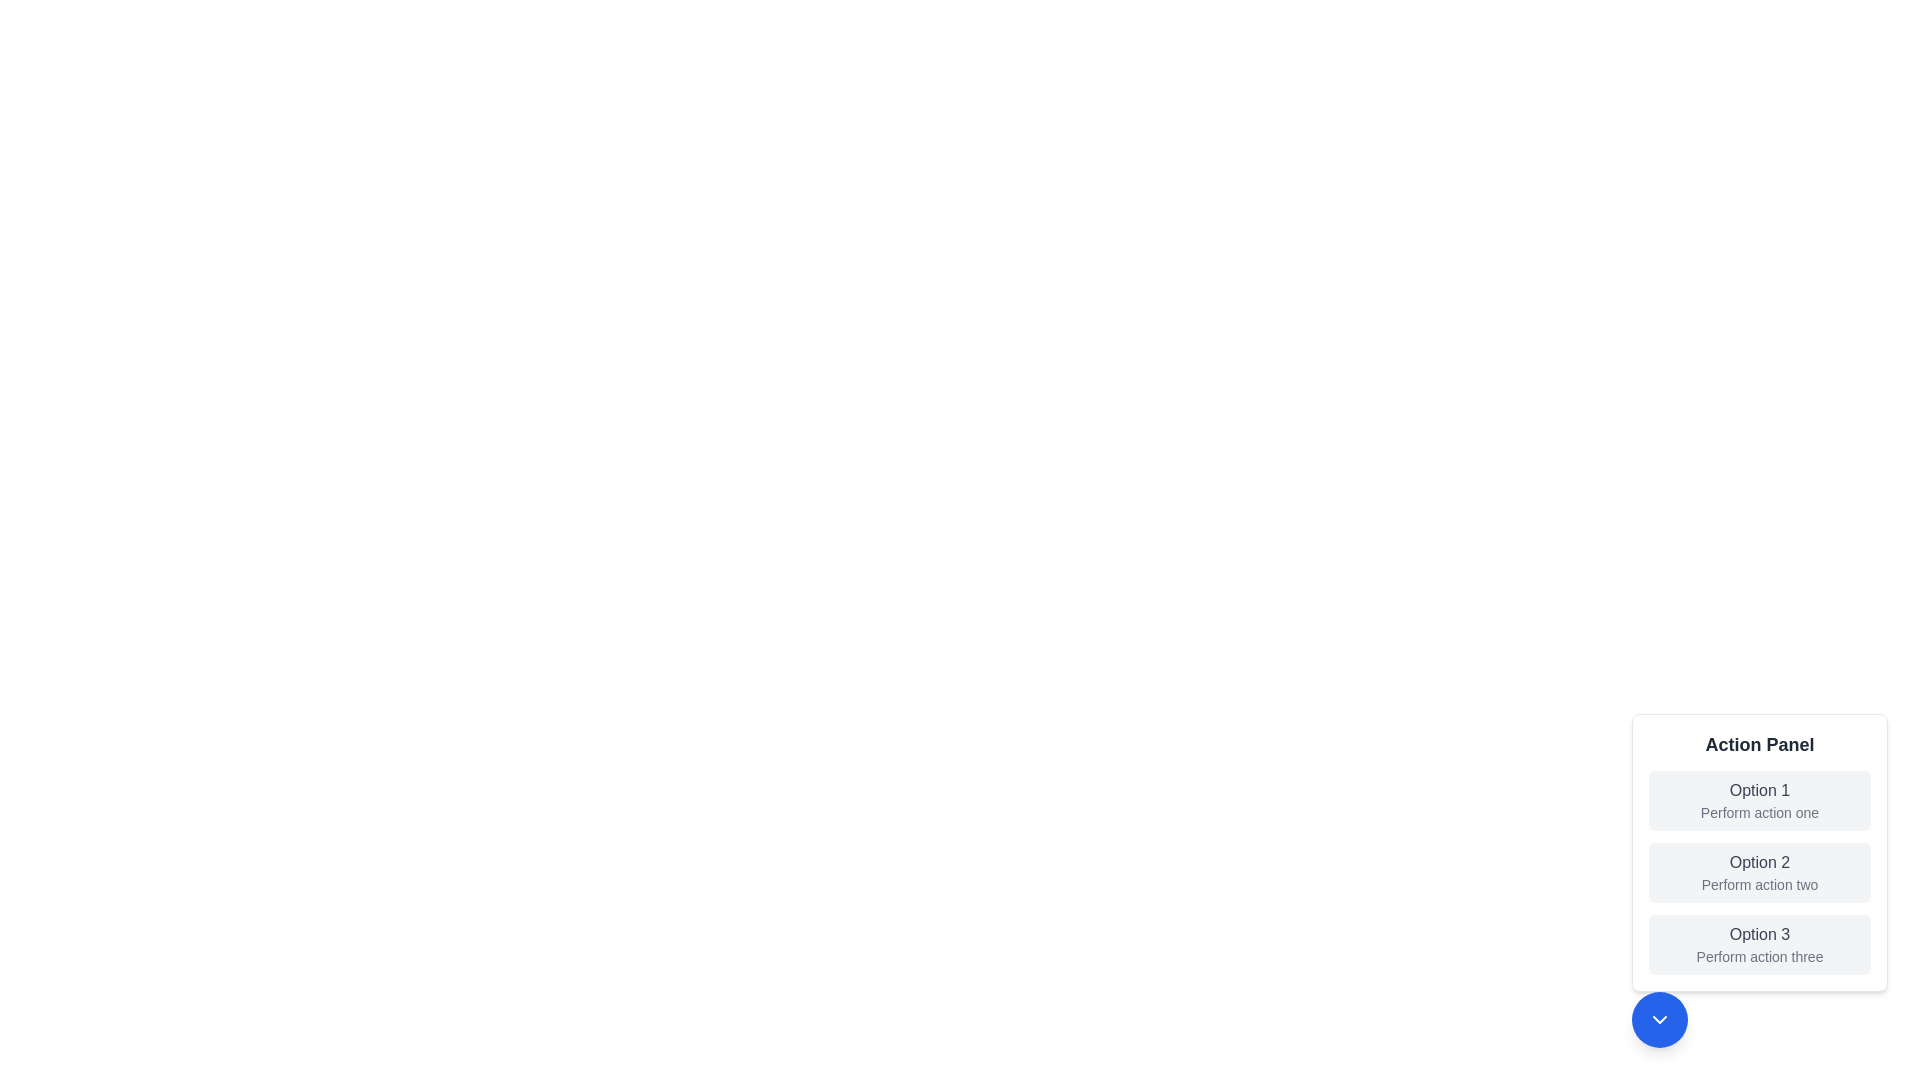  What do you see at coordinates (1760, 813) in the screenshot?
I see `the supplementary descriptive text label located under 'Option 1' in the 'Action Panel.'` at bounding box center [1760, 813].